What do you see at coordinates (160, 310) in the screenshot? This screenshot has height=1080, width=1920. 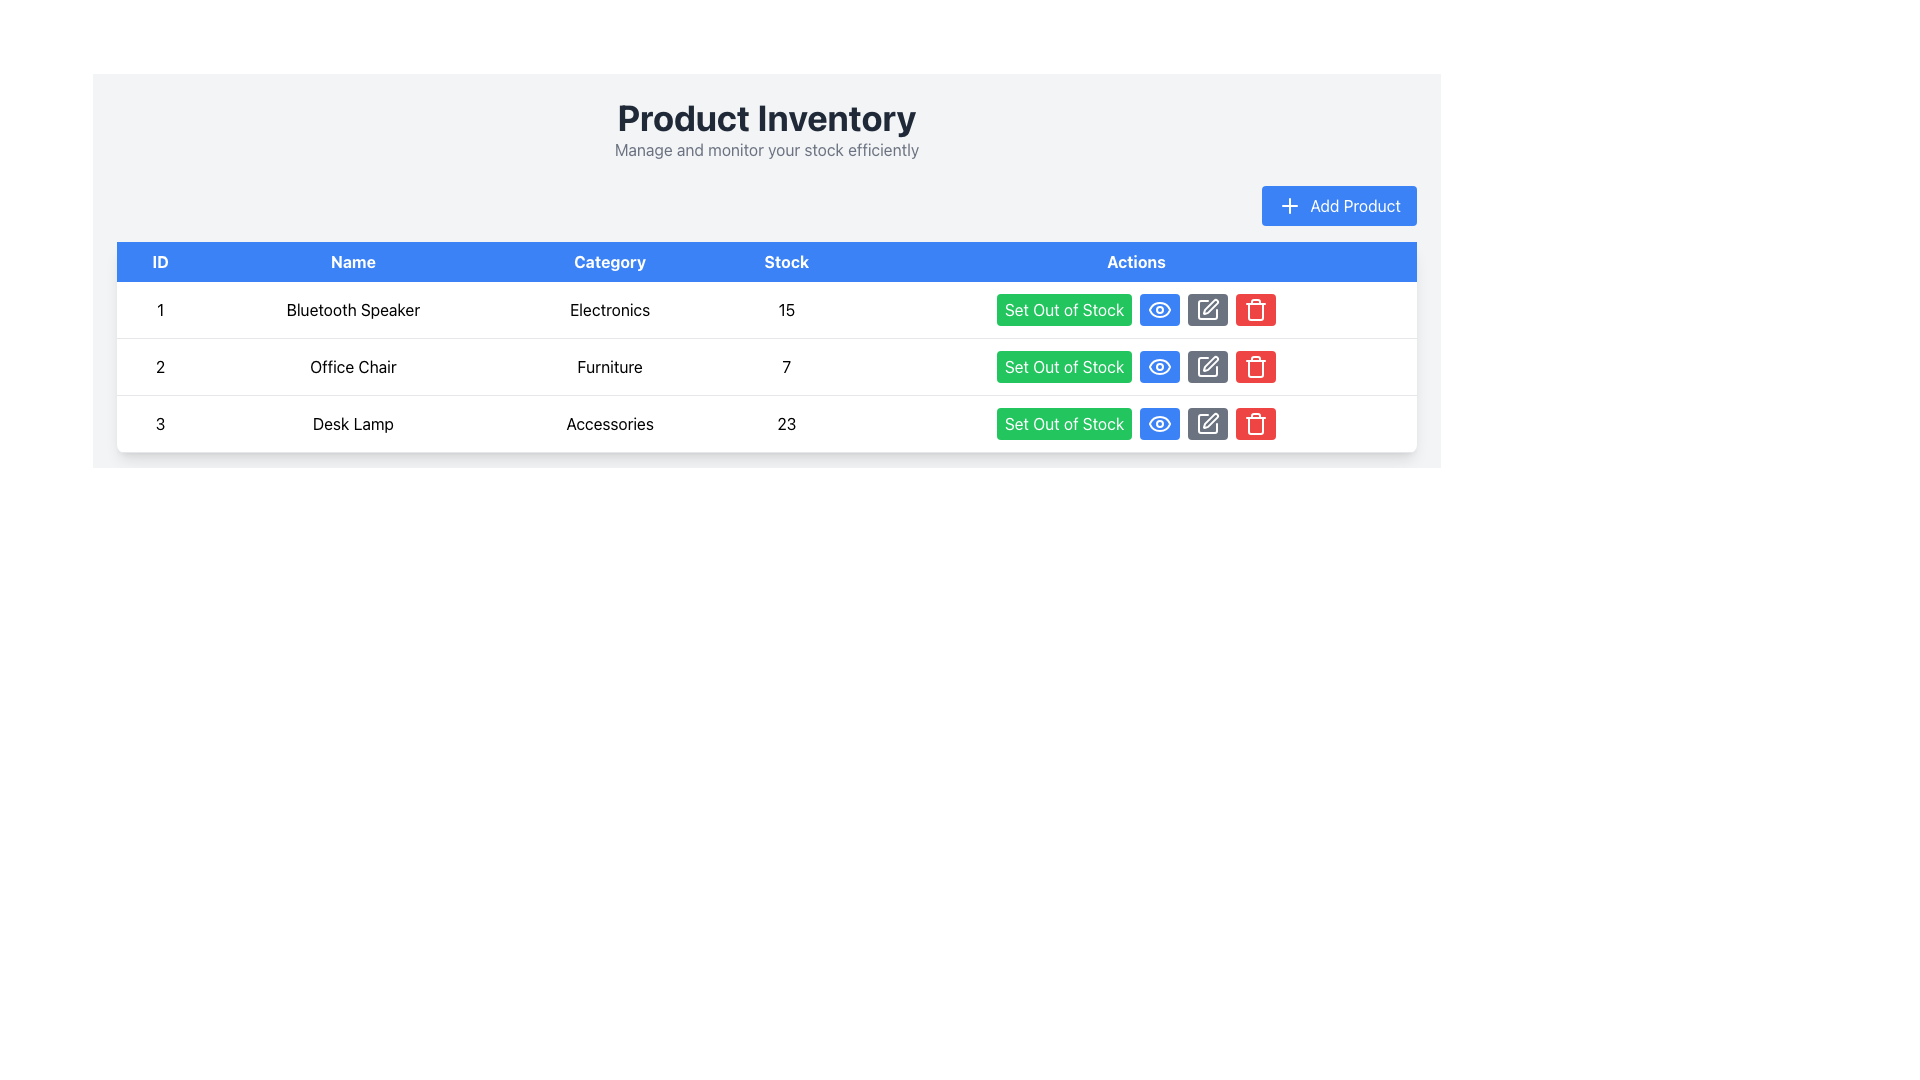 I see `the text element that serves as the identifier for the first item in the table under the 'ID' header` at bounding box center [160, 310].